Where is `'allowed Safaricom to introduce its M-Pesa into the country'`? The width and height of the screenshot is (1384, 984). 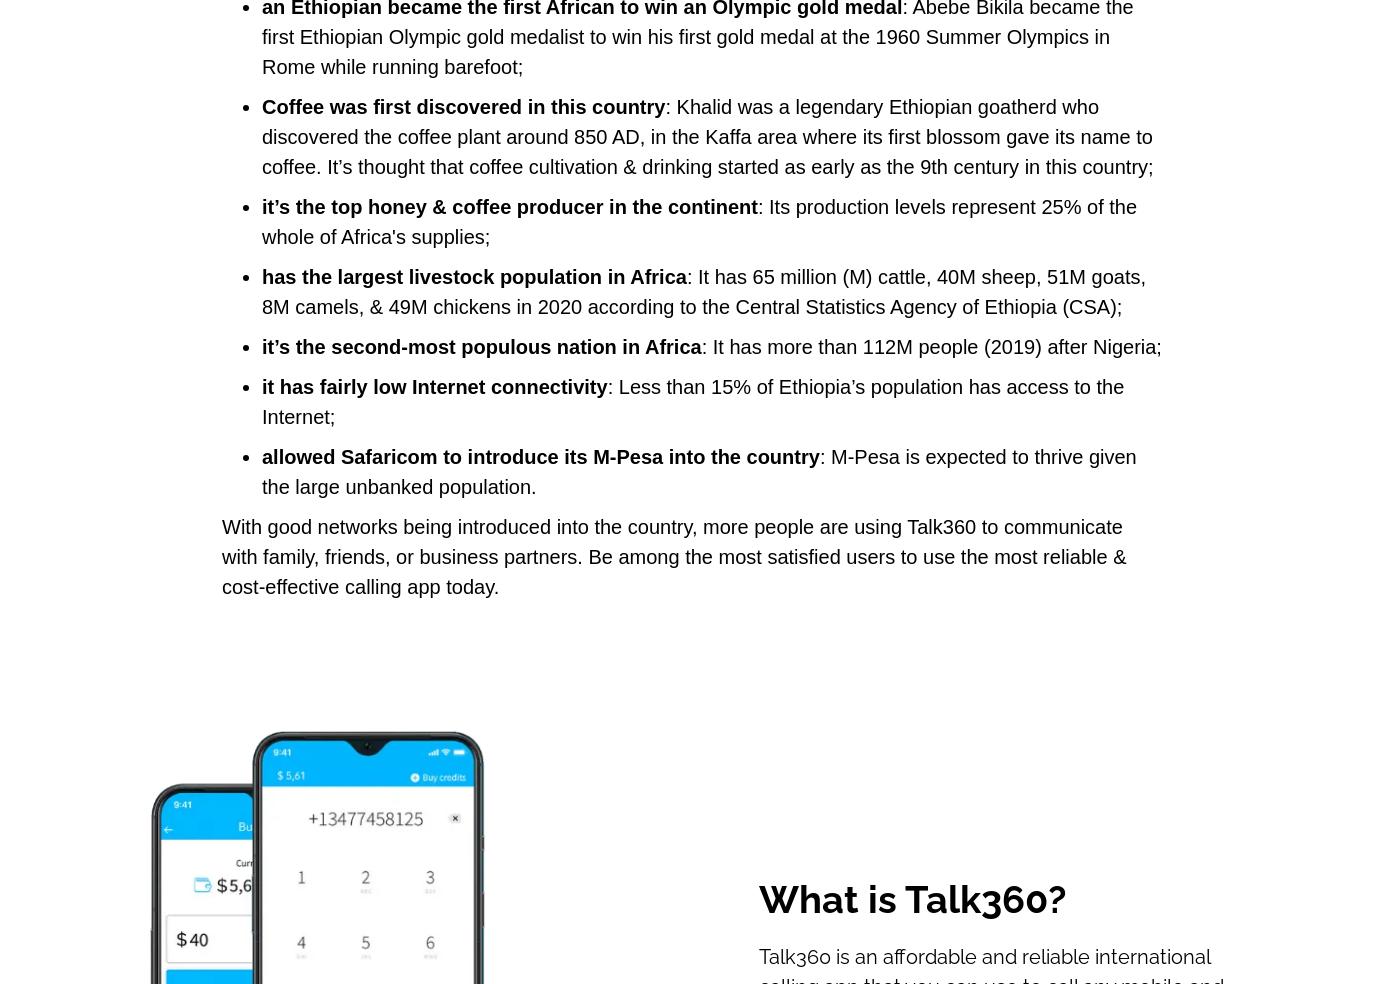 'allowed Safaricom to introduce its M-Pesa into the country' is located at coordinates (260, 456).